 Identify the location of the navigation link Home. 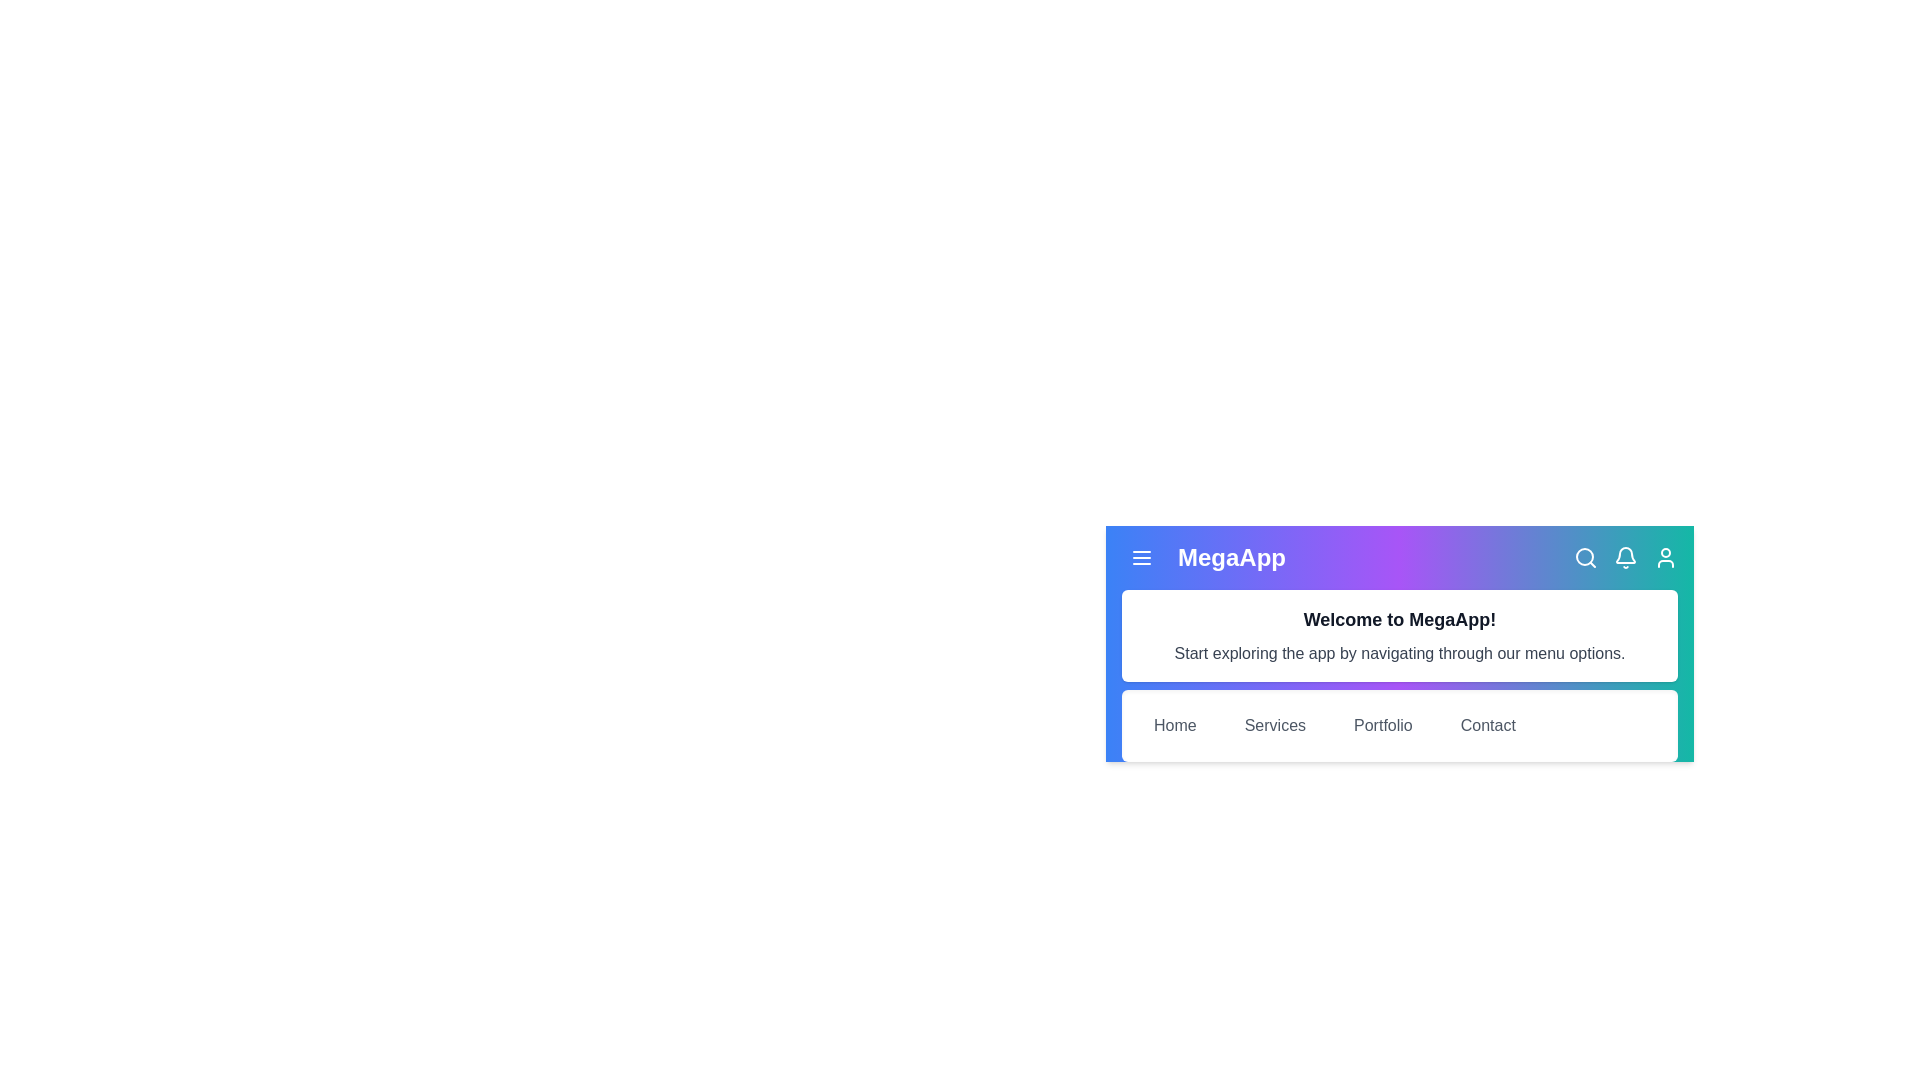
(1175, 725).